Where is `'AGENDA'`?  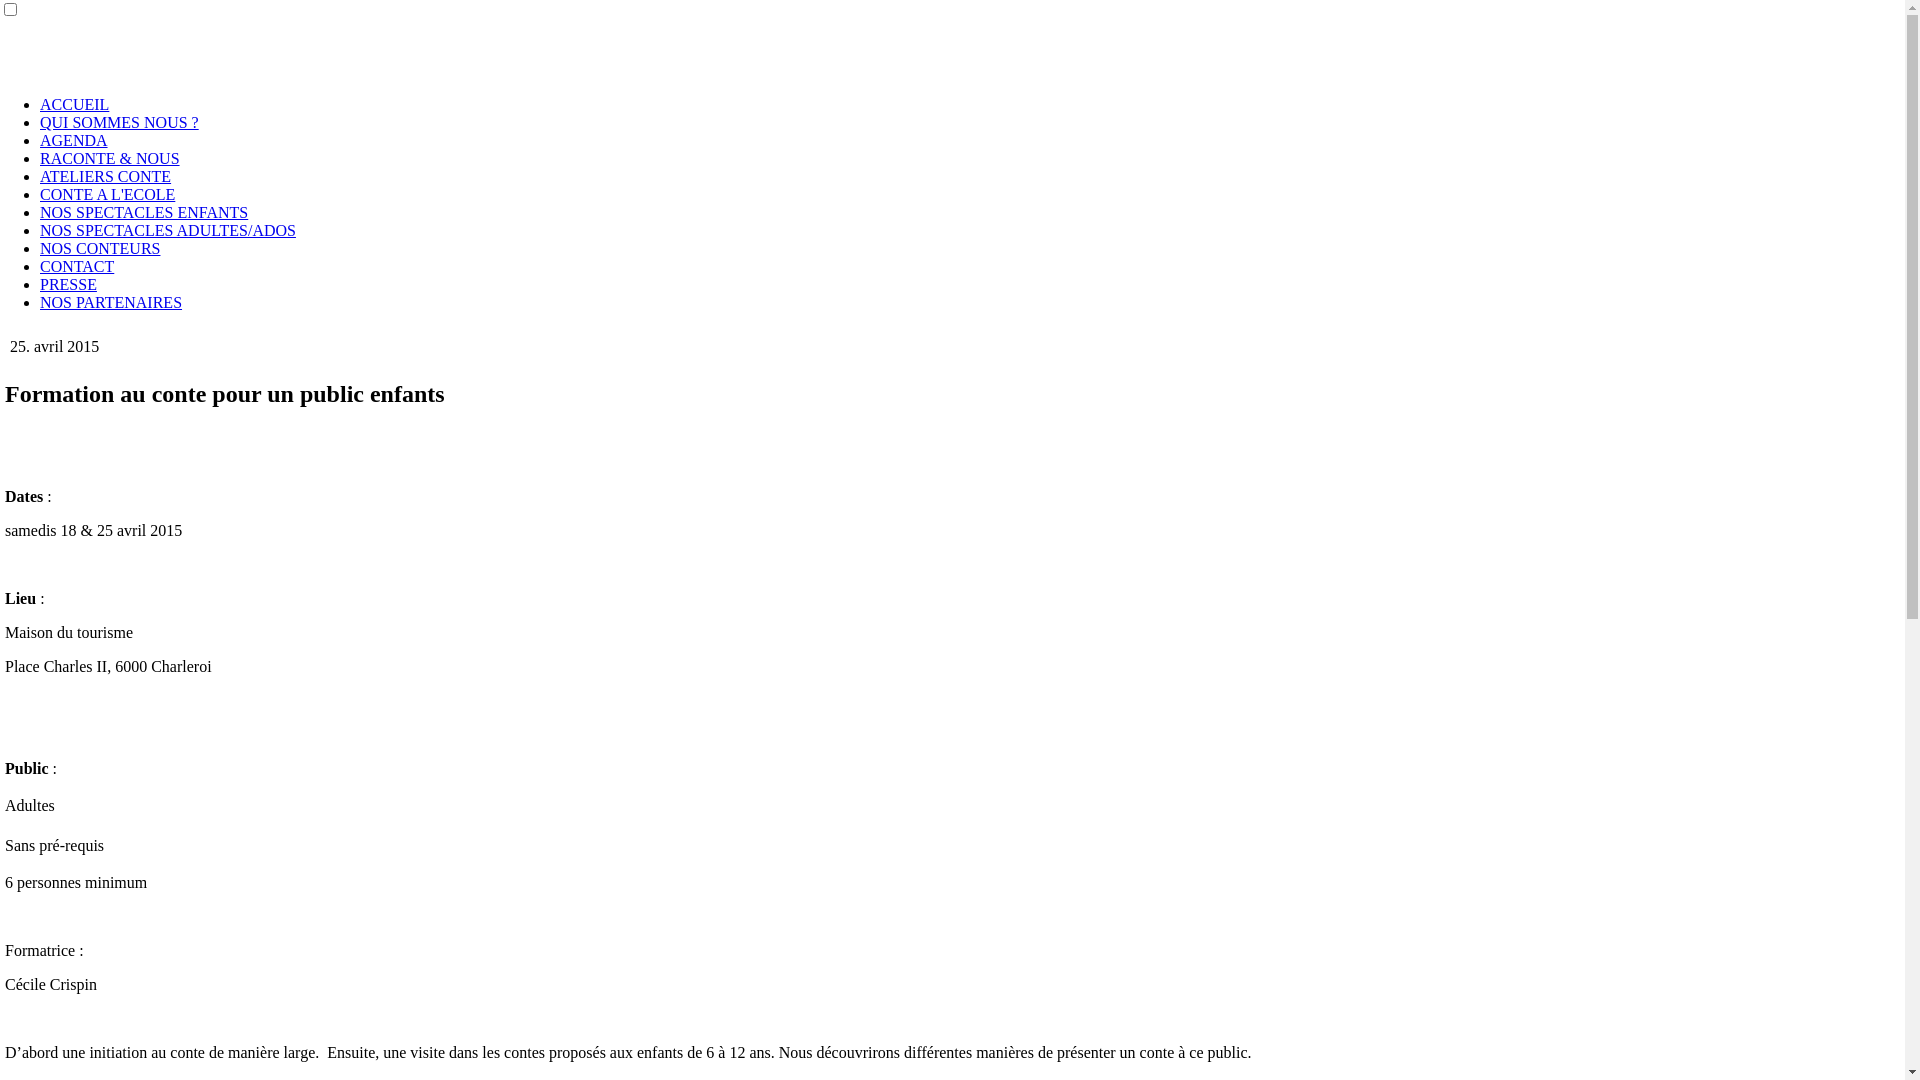
'AGENDA' is located at coordinates (73, 139).